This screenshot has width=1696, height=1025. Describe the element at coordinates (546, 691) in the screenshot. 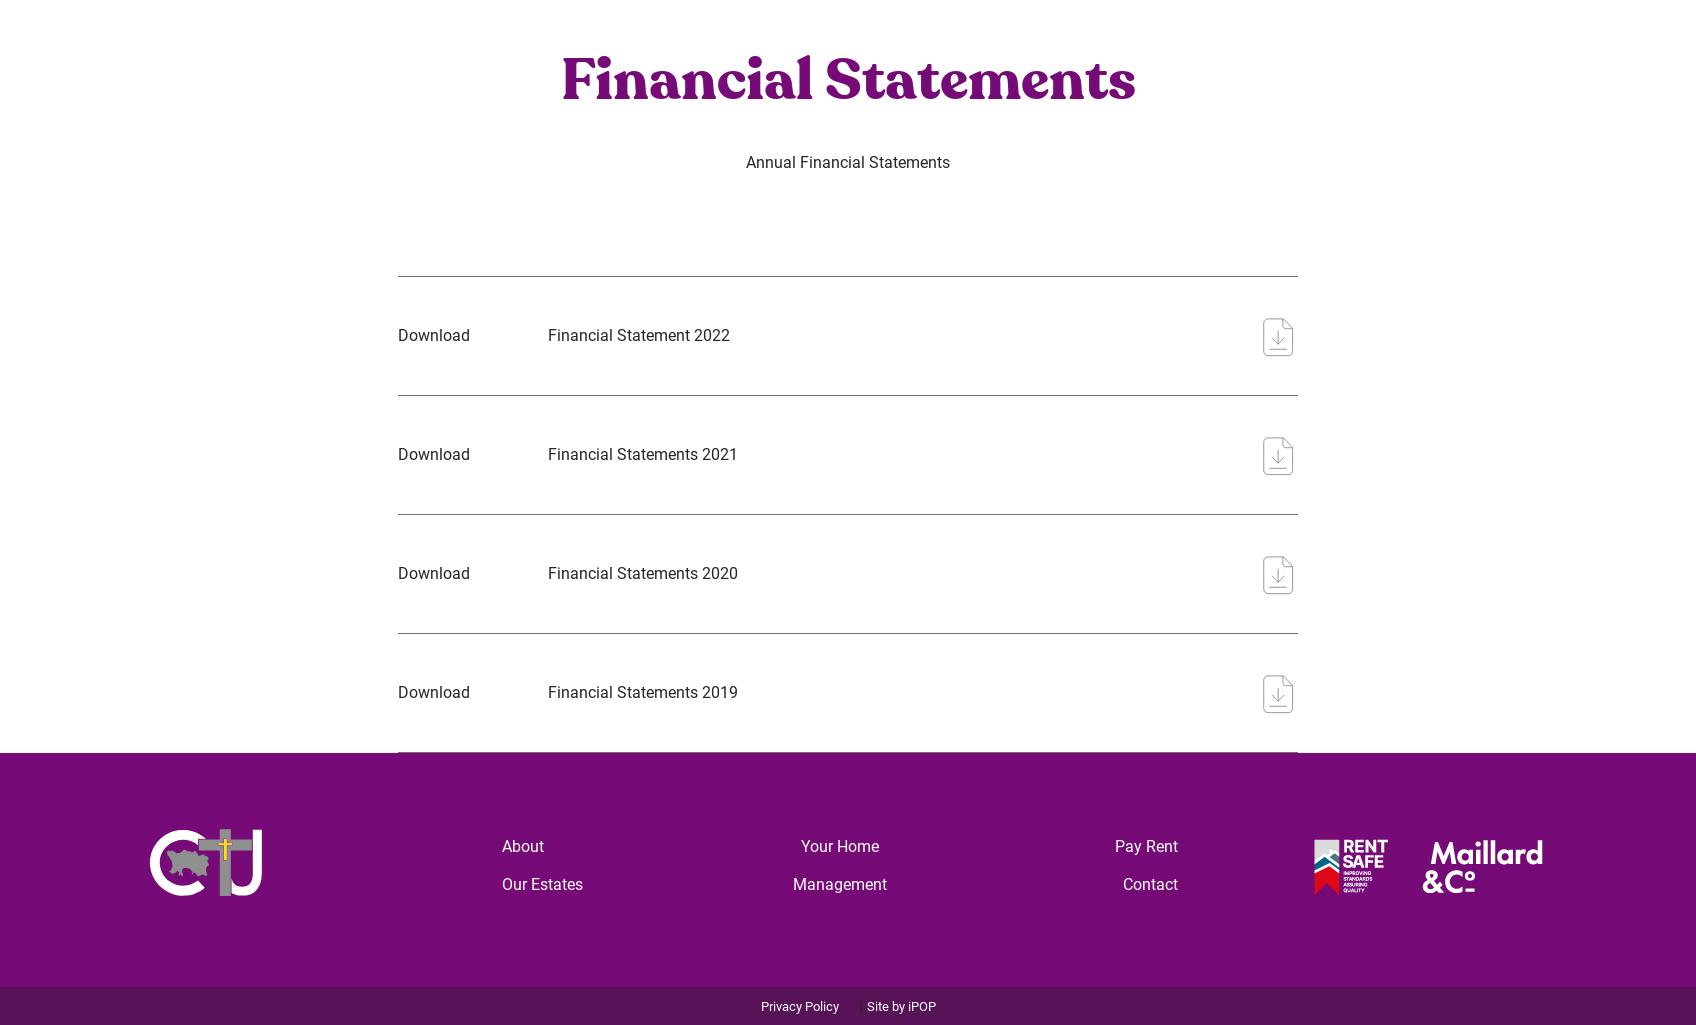

I see `'Financial Statements 2019'` at that location.